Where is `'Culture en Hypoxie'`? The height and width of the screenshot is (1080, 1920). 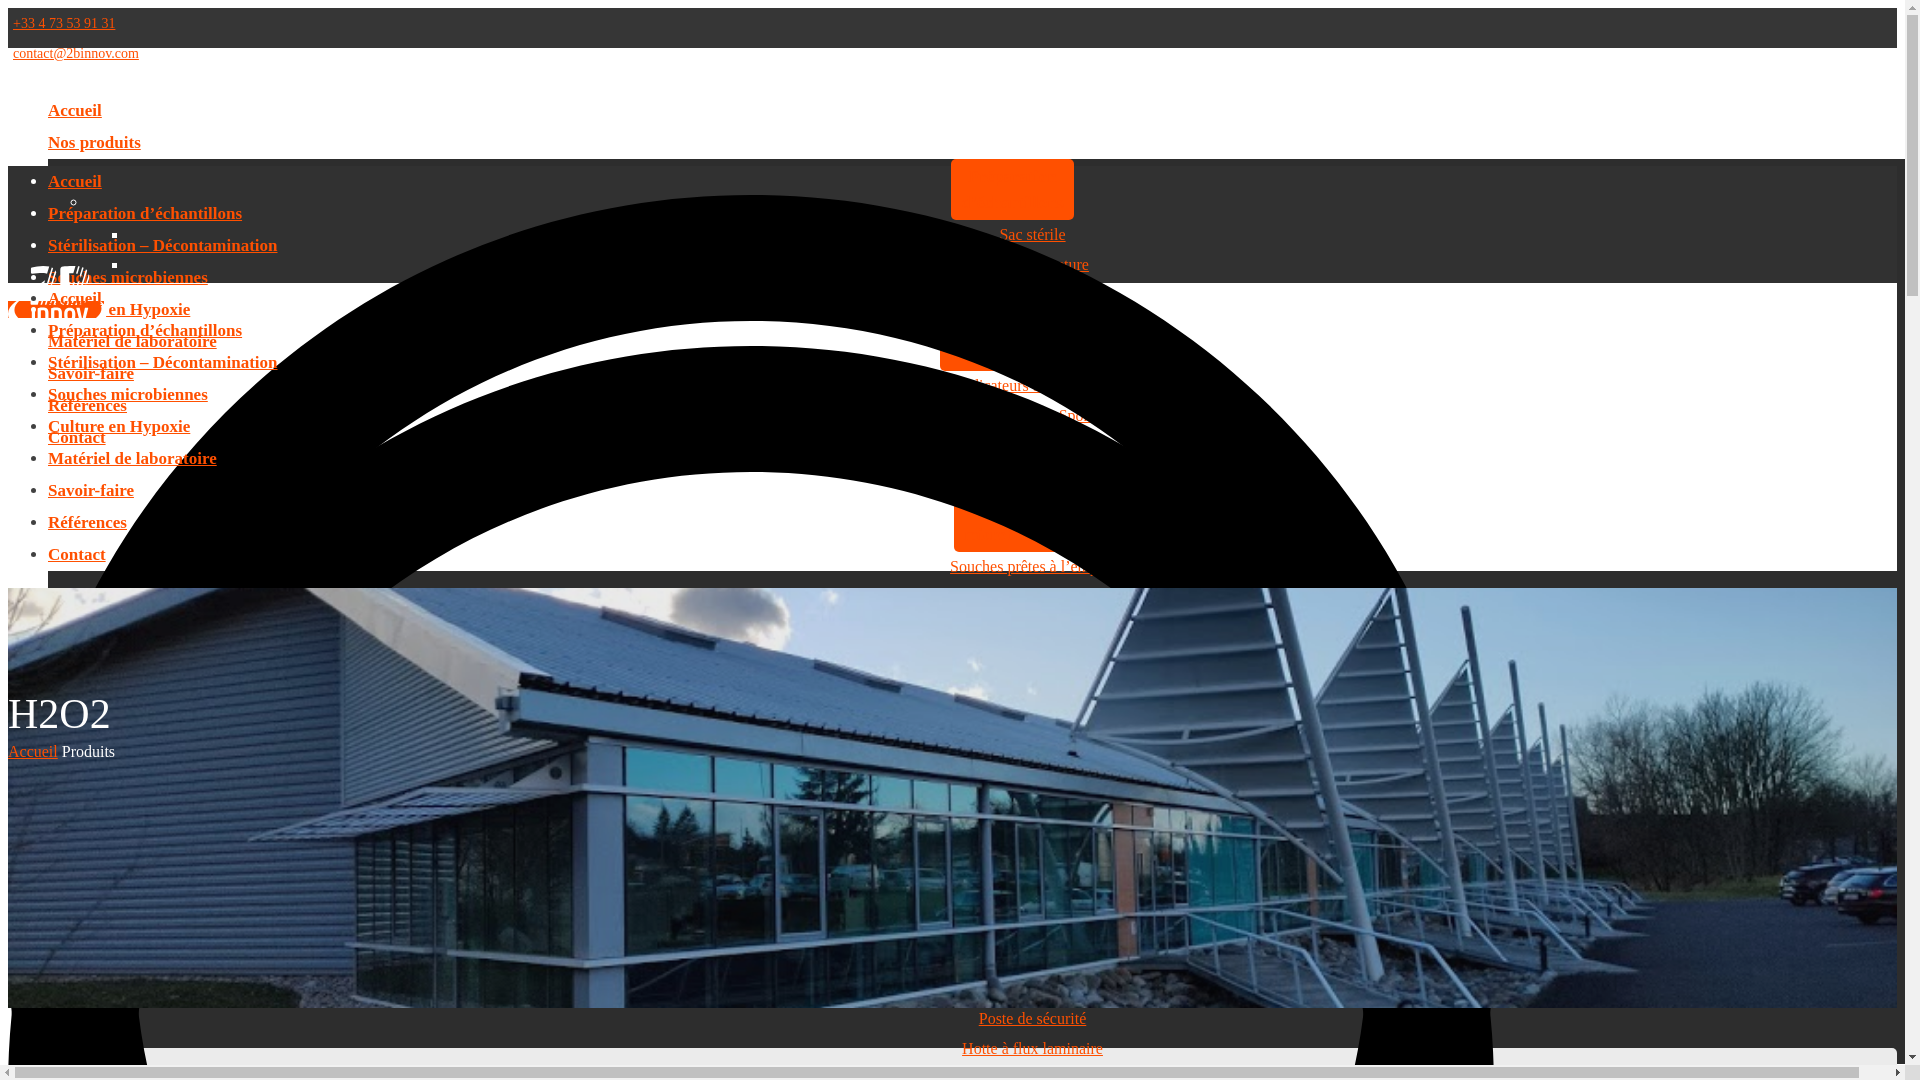
'Culture en Hypoxie' is located at coordinates (118, 425).